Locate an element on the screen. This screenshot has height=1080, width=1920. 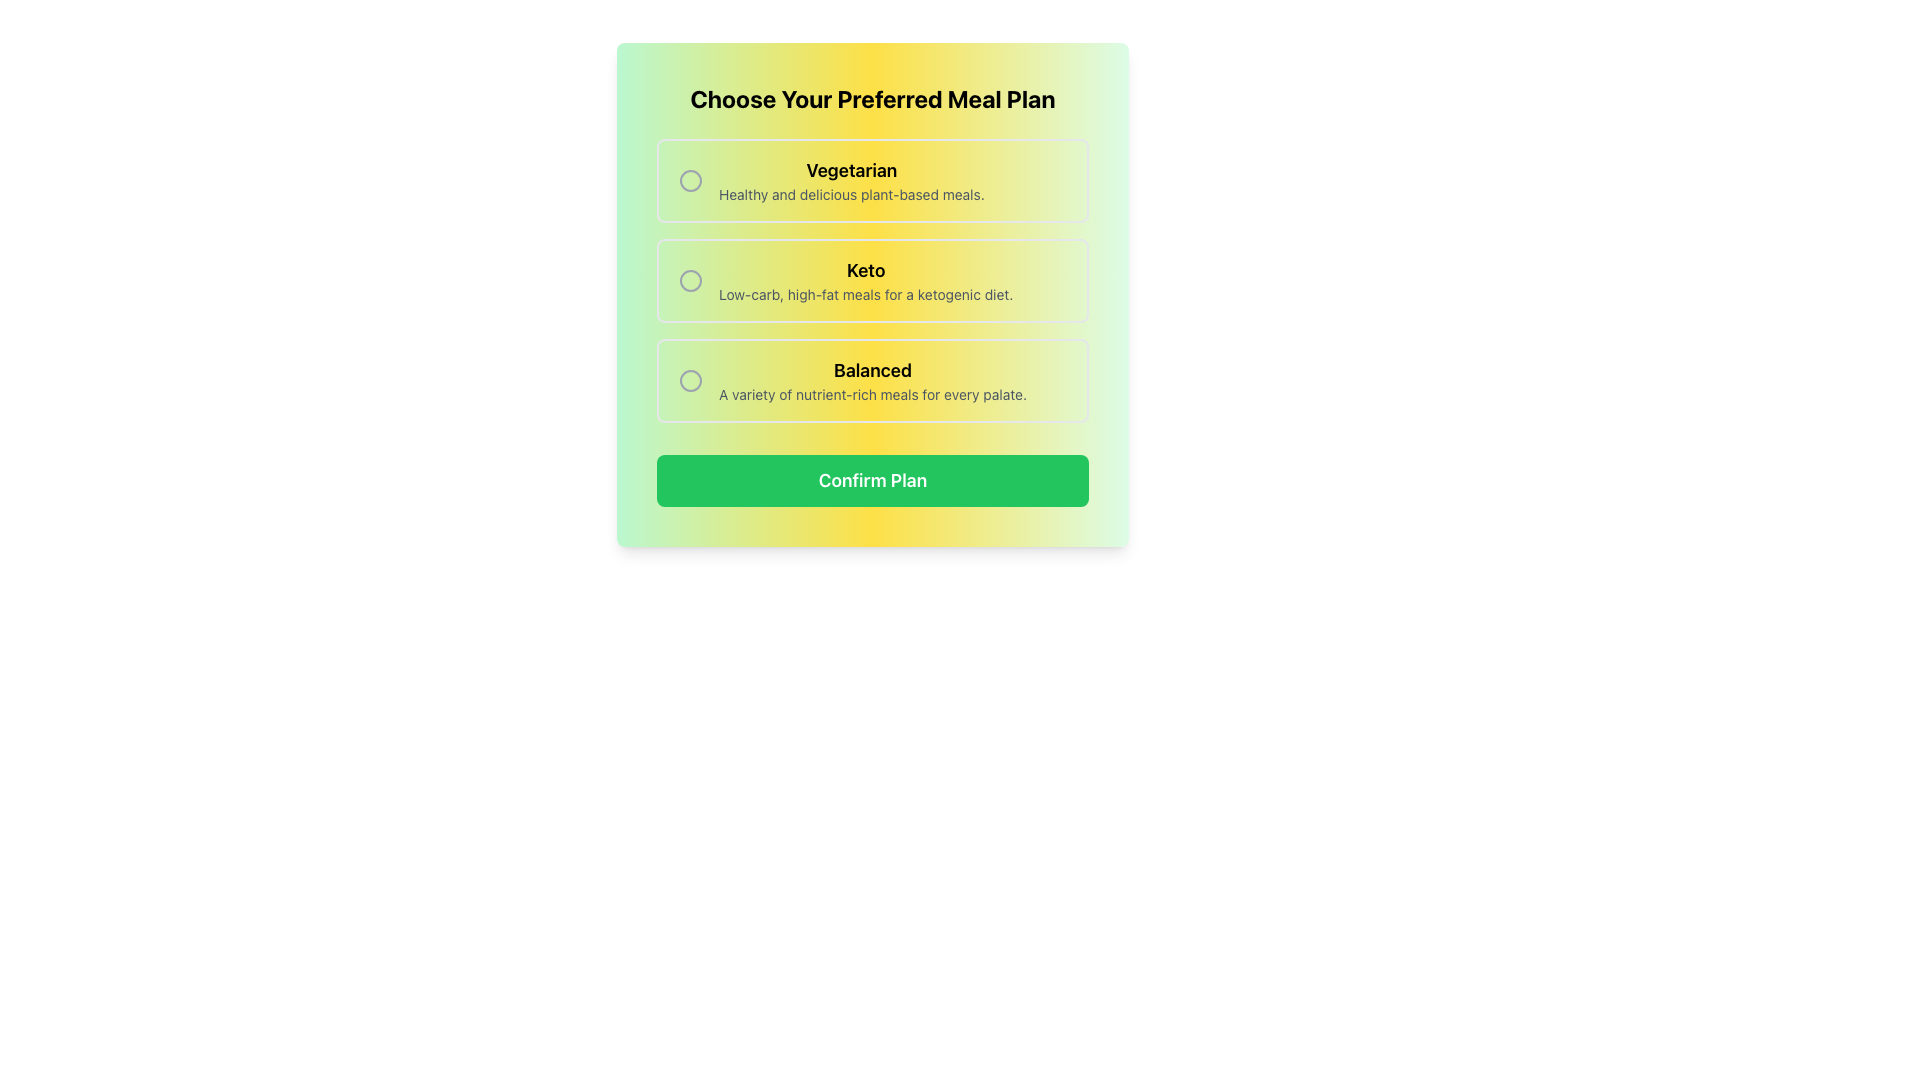
the descriptive text 'A variety of nutrient-rich meals for every palate.' which is located below the bold 'Balanced' label in the third meal plan option card is located at coordinates (873, 394).